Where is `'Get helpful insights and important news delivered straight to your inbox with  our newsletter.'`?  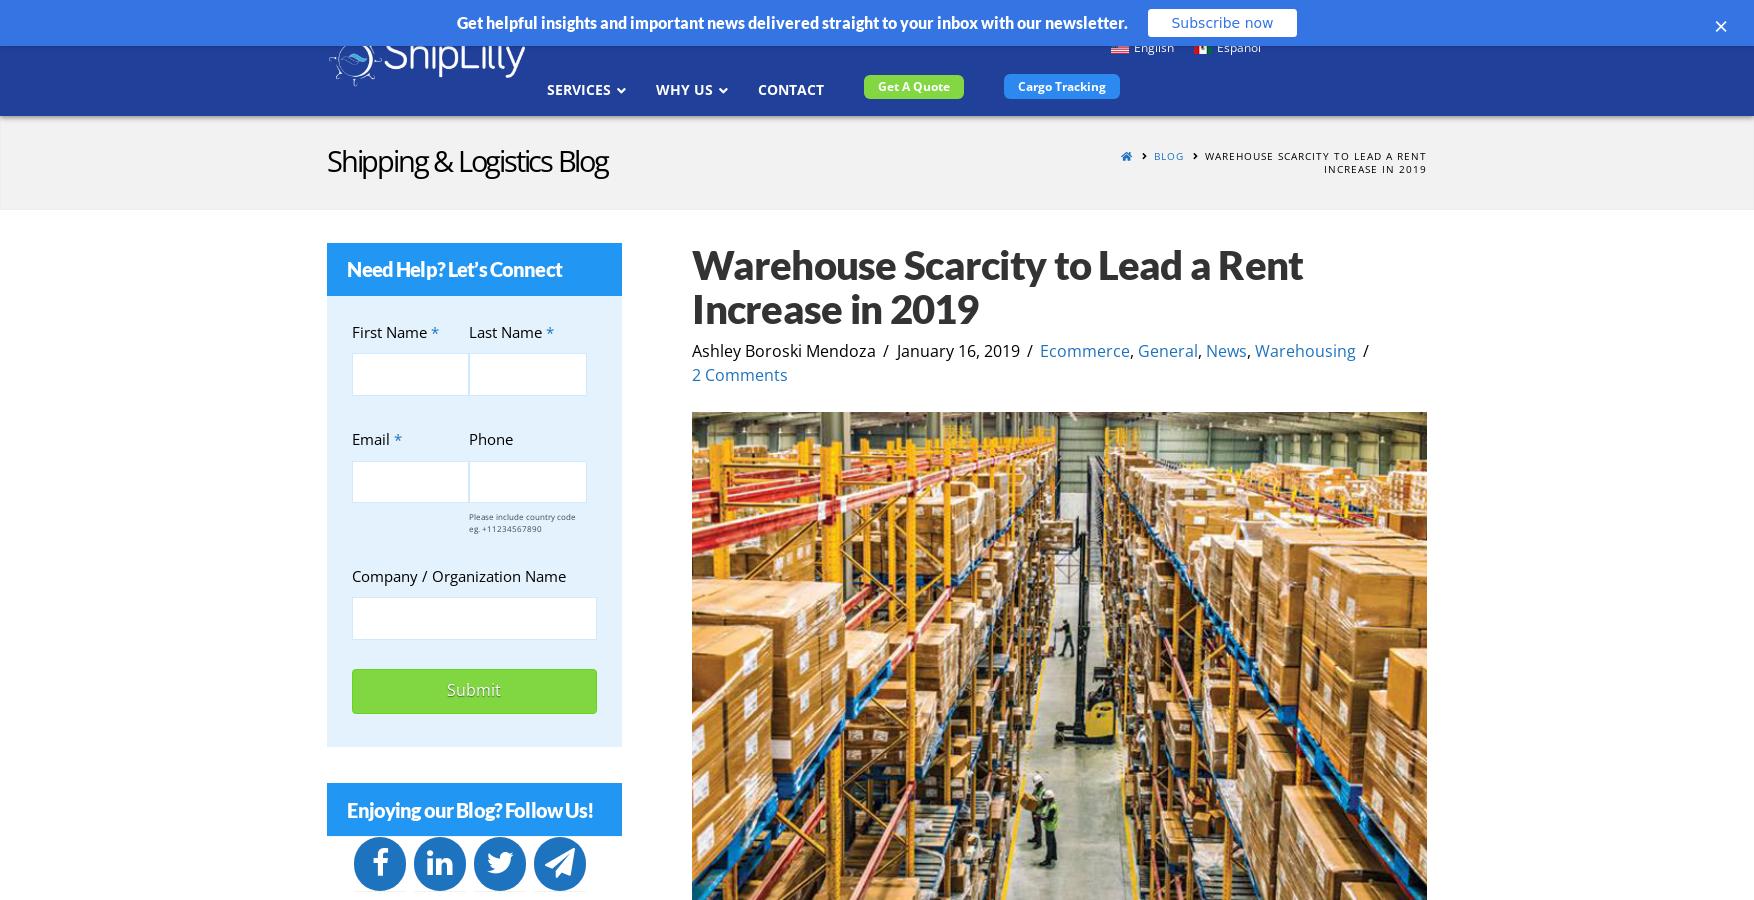
'Get helpful insights and important news delivered straight to your inbox with  our newsletter.' is located at coordinates (790, 21).